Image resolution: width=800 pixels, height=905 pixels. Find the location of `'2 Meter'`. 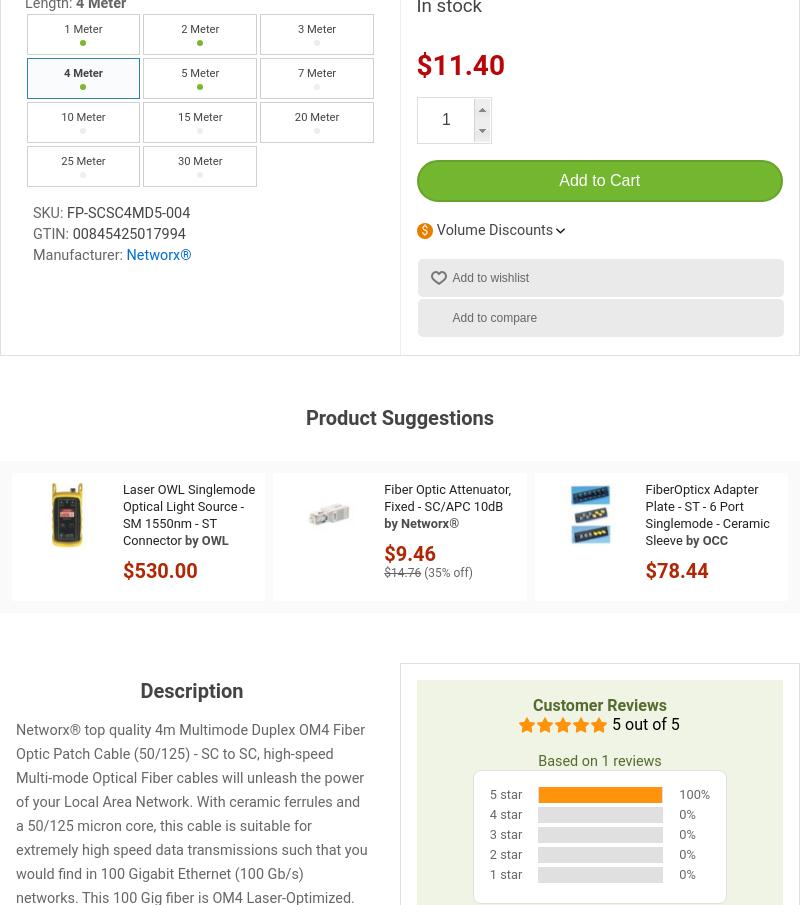

'2 Meter' is located at coordinates (180, 27).